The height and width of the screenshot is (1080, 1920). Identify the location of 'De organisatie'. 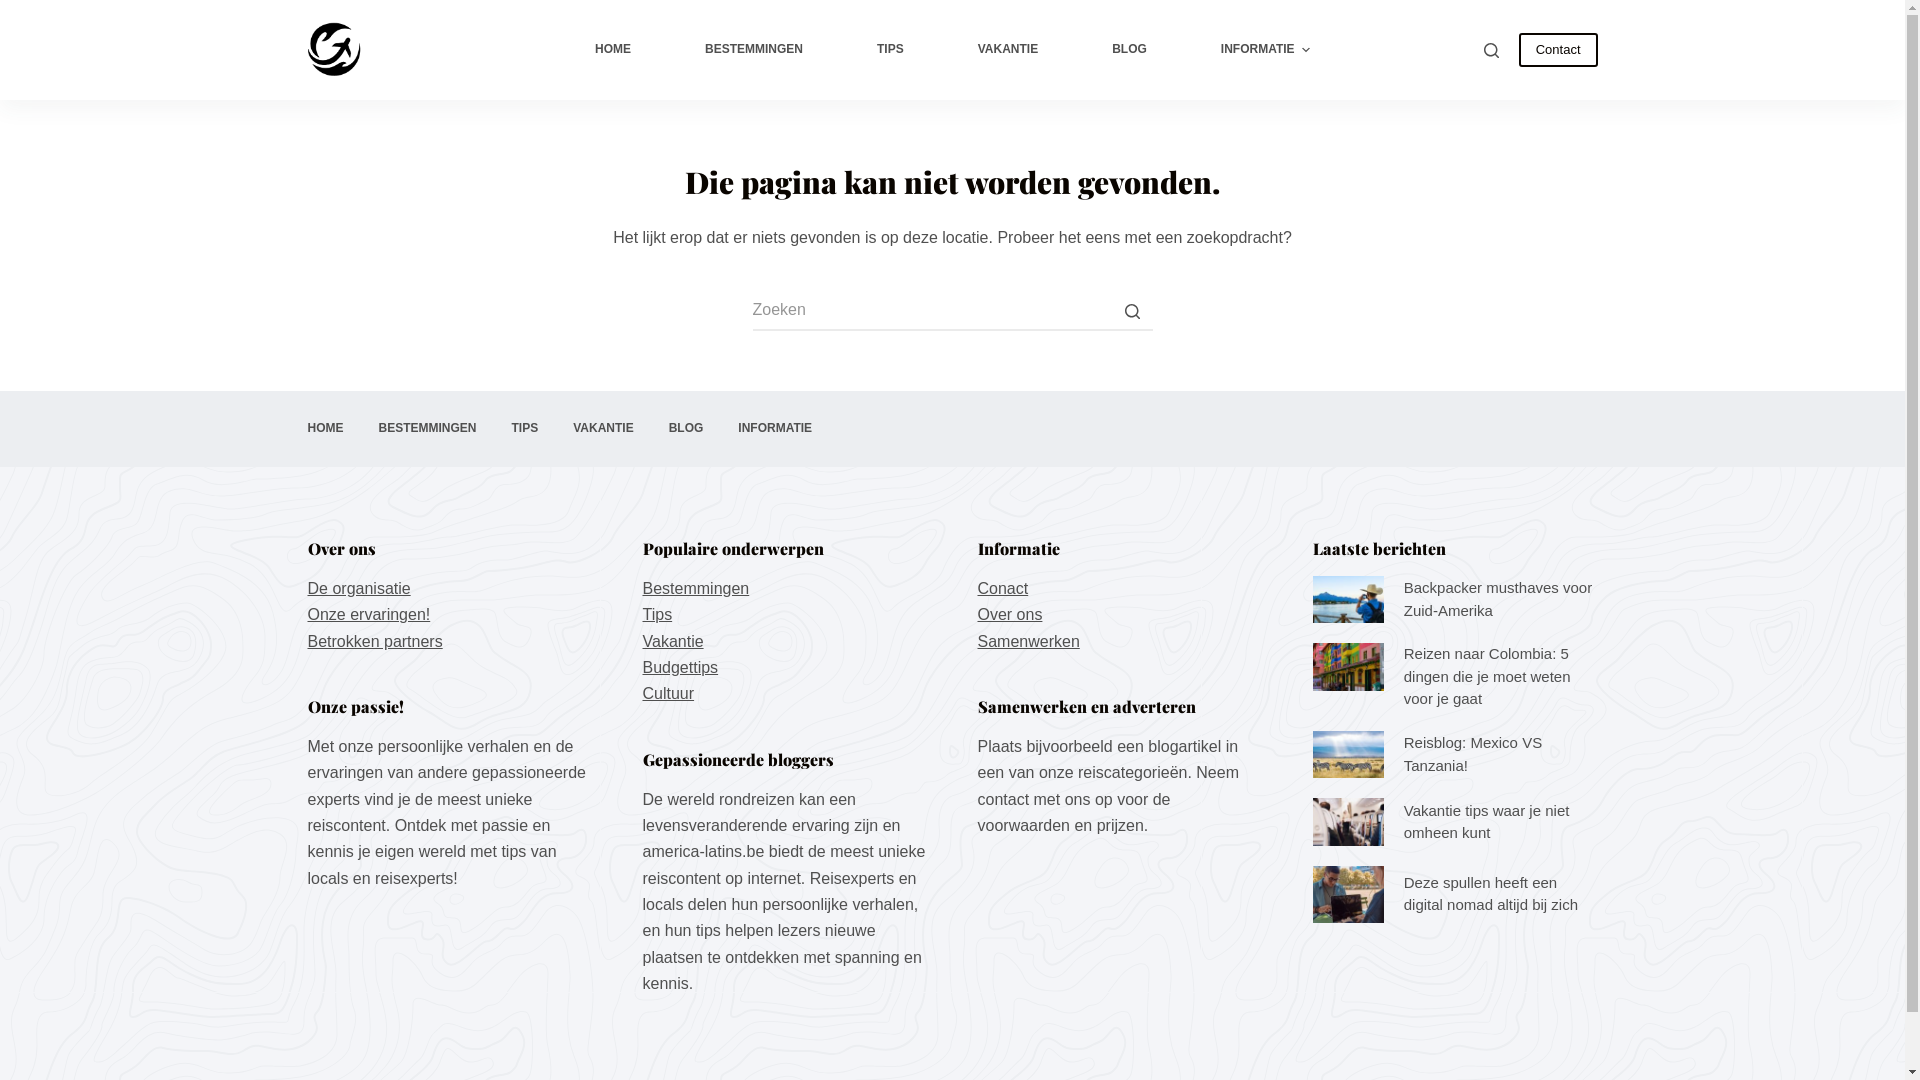
(359, 587).